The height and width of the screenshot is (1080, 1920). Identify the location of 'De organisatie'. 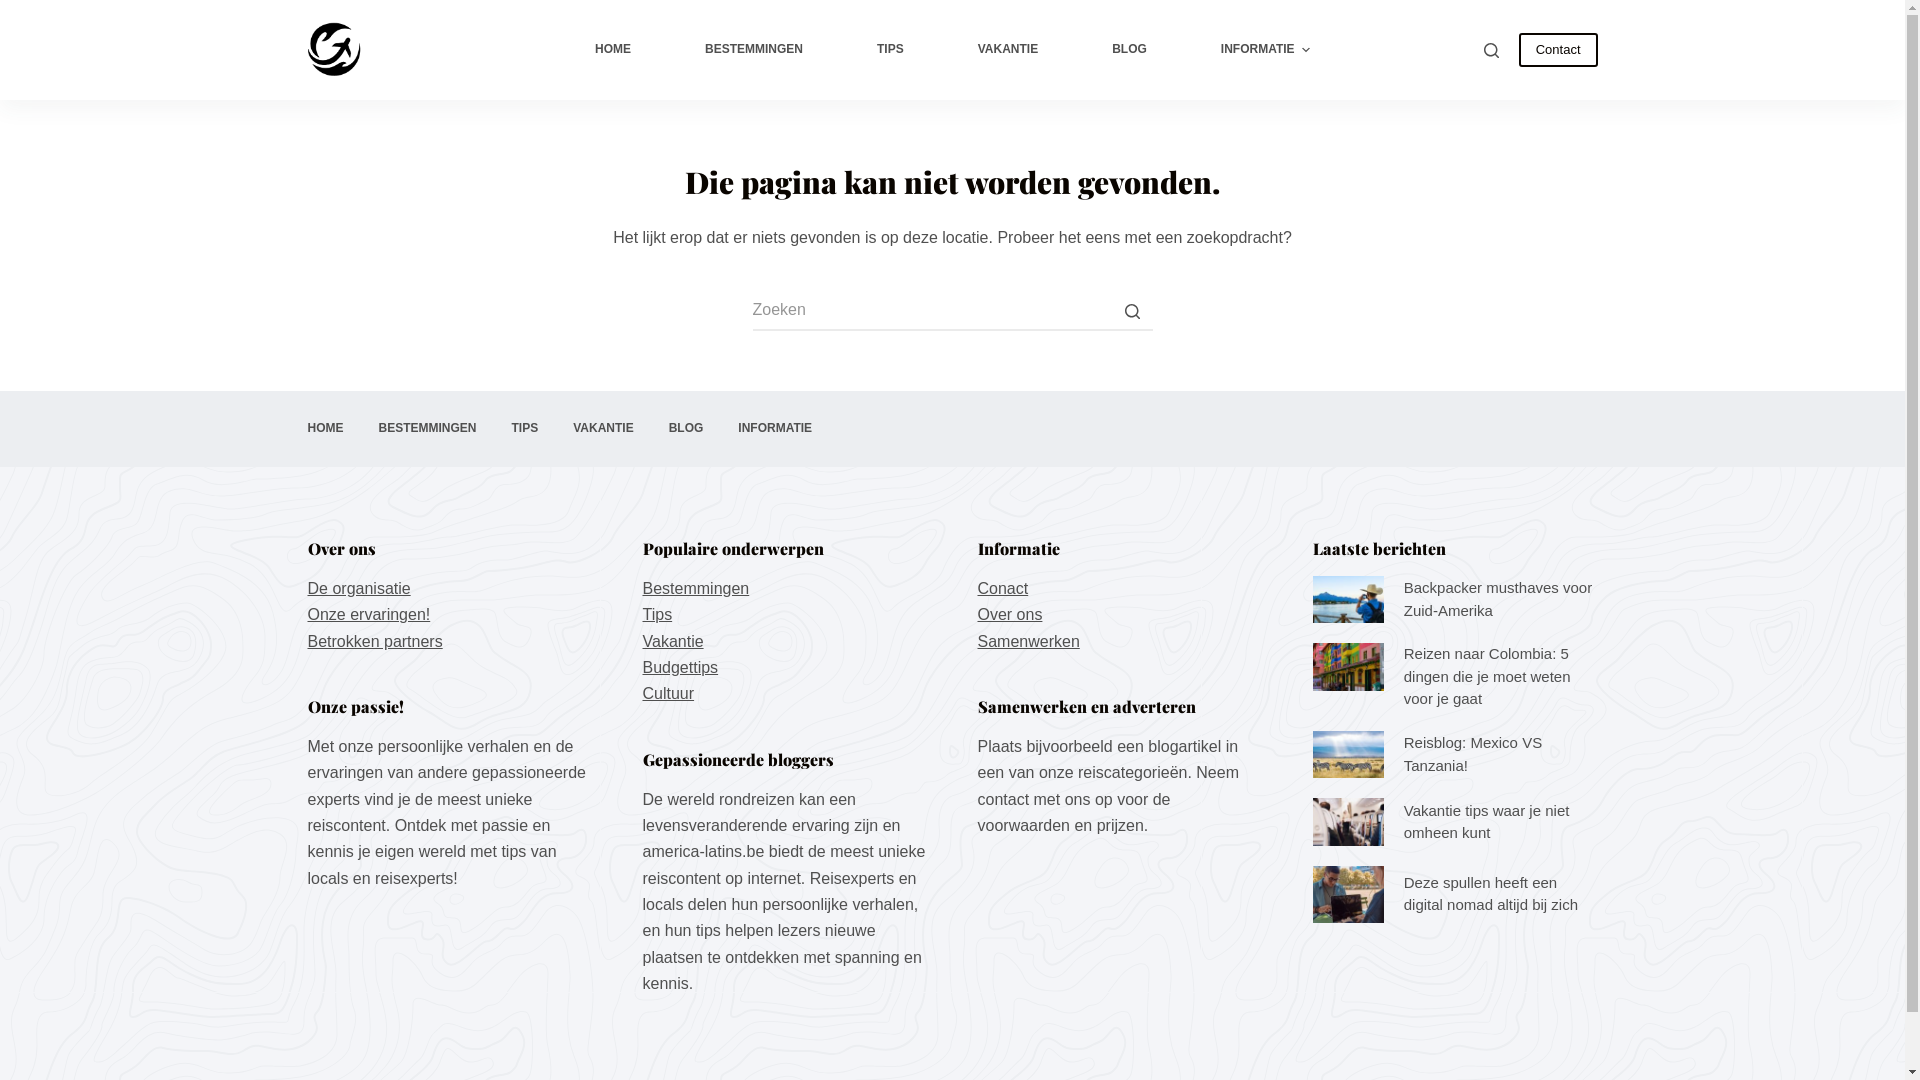
(359, 587).